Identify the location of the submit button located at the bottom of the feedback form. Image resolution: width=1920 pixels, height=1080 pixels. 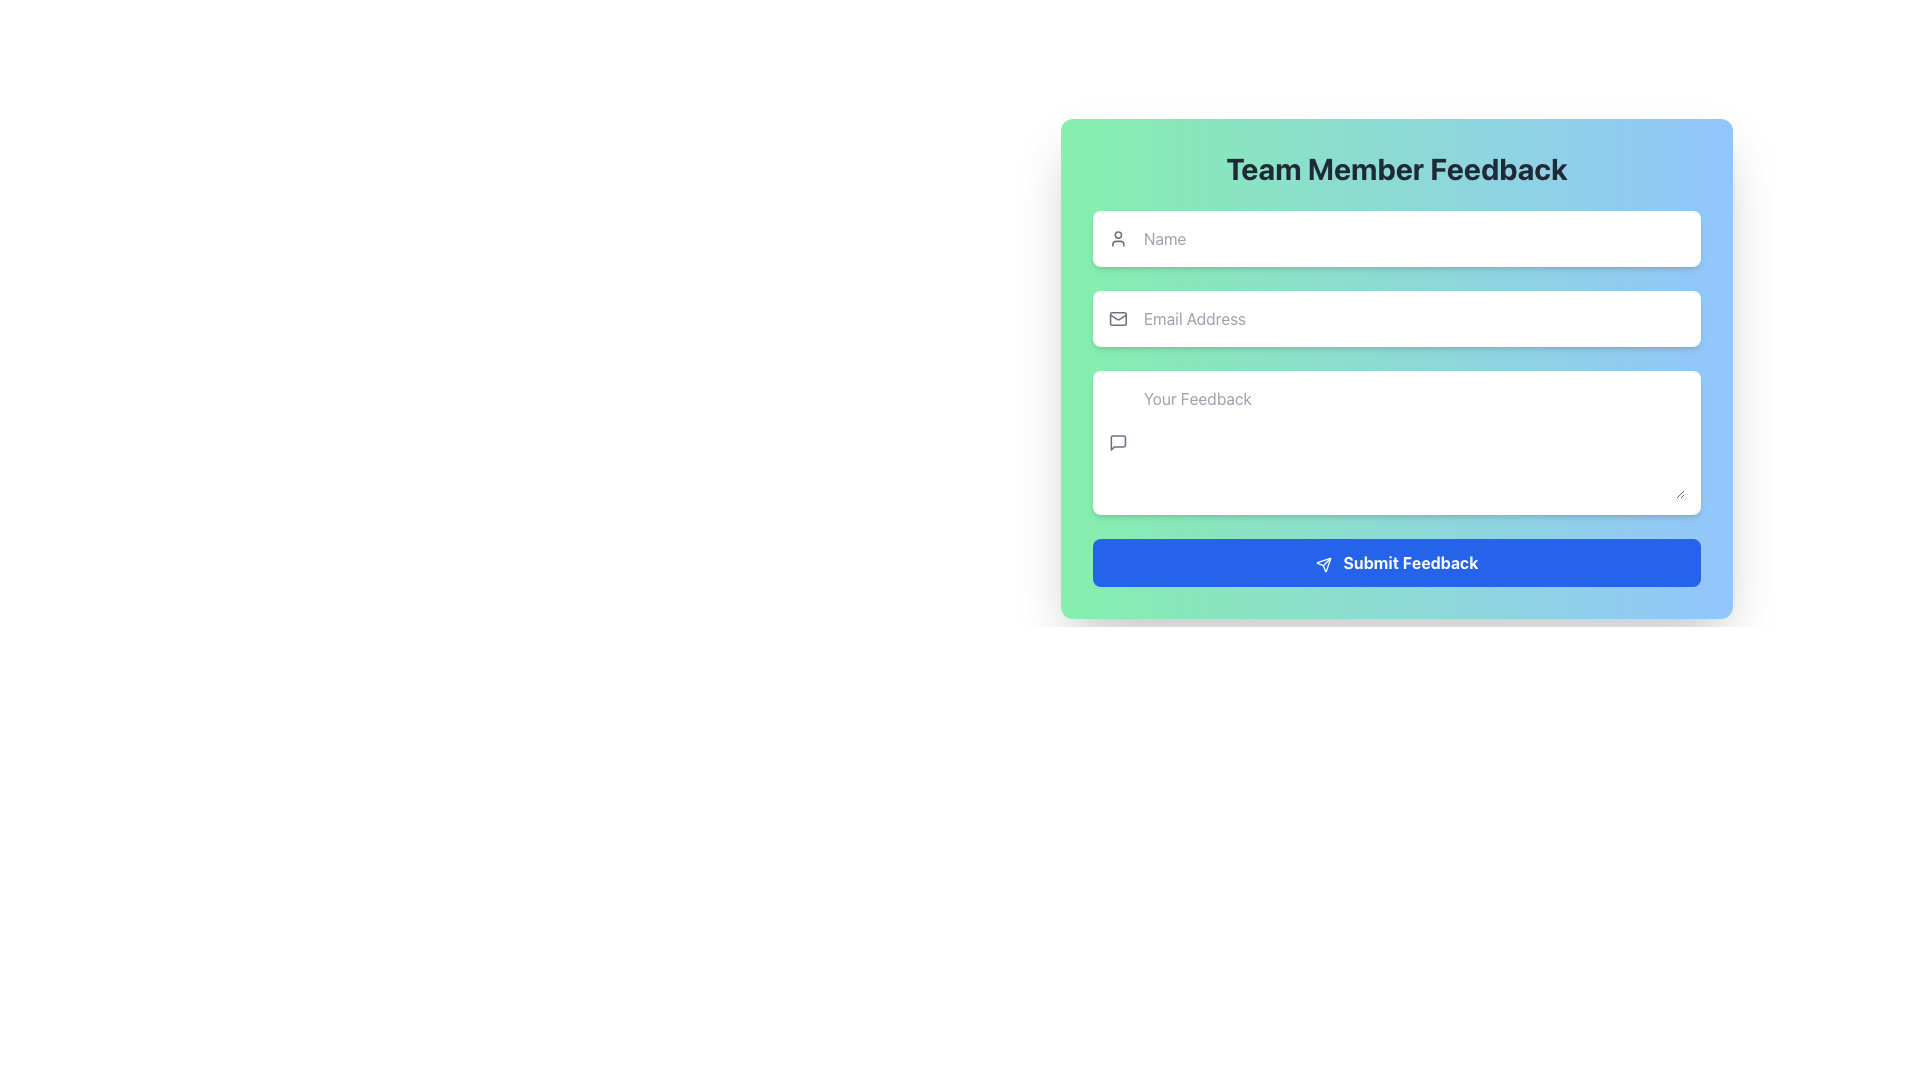
(1395, 563).